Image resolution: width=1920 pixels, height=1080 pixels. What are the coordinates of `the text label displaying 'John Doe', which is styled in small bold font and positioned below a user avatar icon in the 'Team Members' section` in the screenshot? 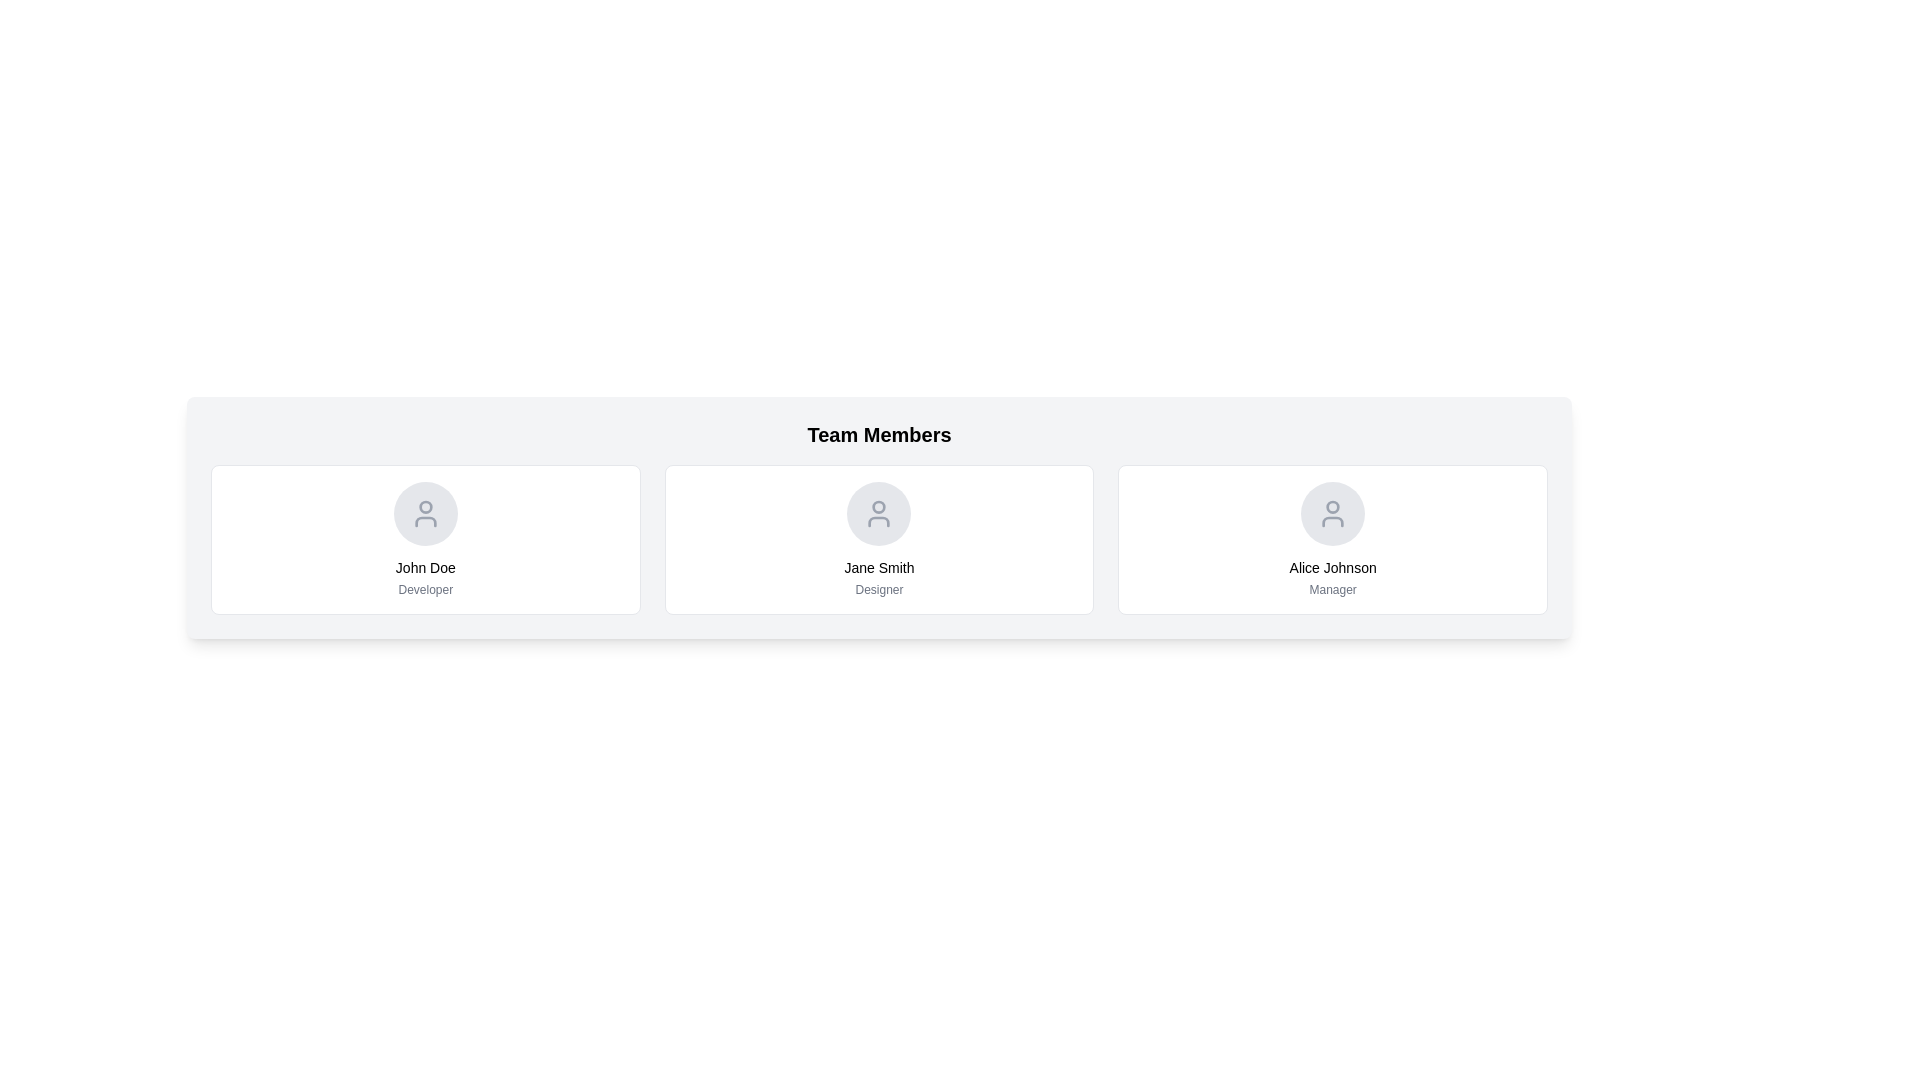 It's located at (424, 567).